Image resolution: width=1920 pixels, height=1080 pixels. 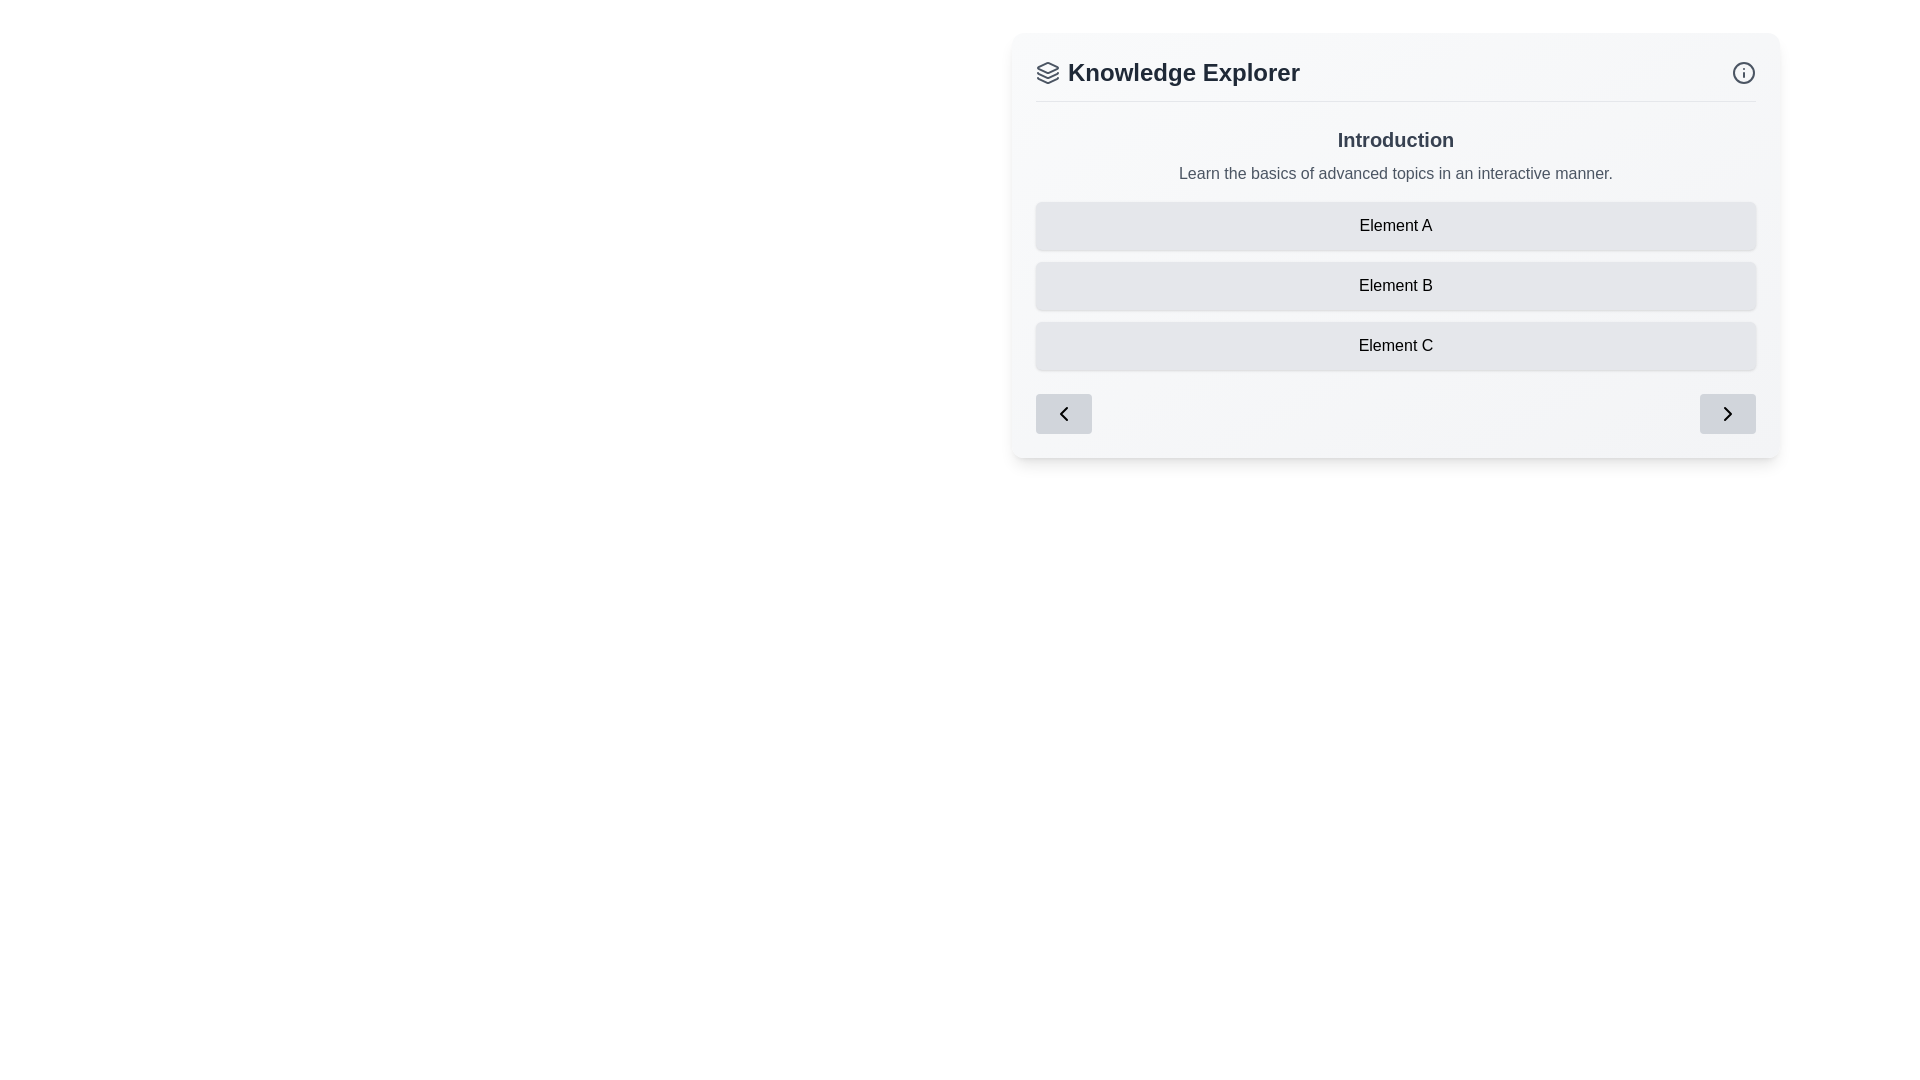 I want to click on the non-interactive list item labeled 'Element A' located at the top of a vertically arranged list of three elements, so click(x=1395, y=225).